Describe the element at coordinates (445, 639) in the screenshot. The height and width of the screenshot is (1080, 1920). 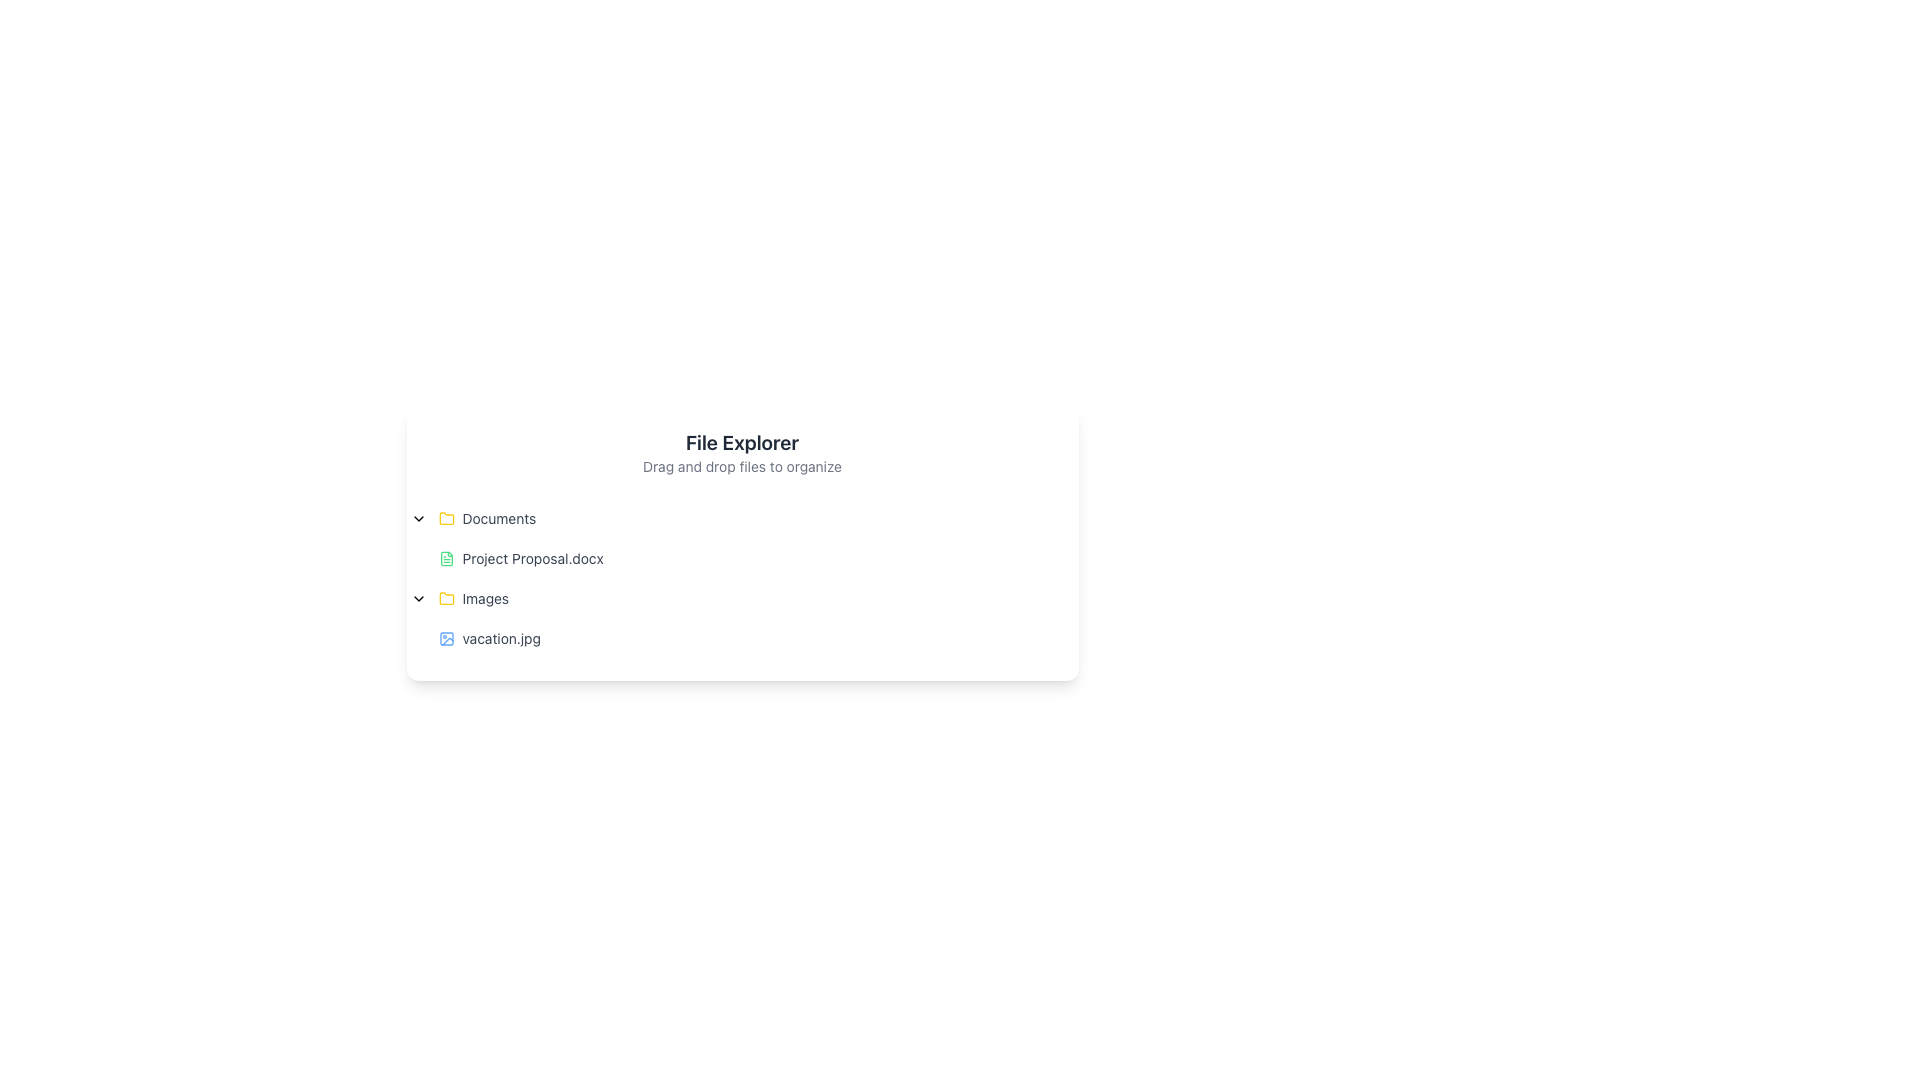
I see `the blue outlined icon representing 'vacation.jpg'` at that location.